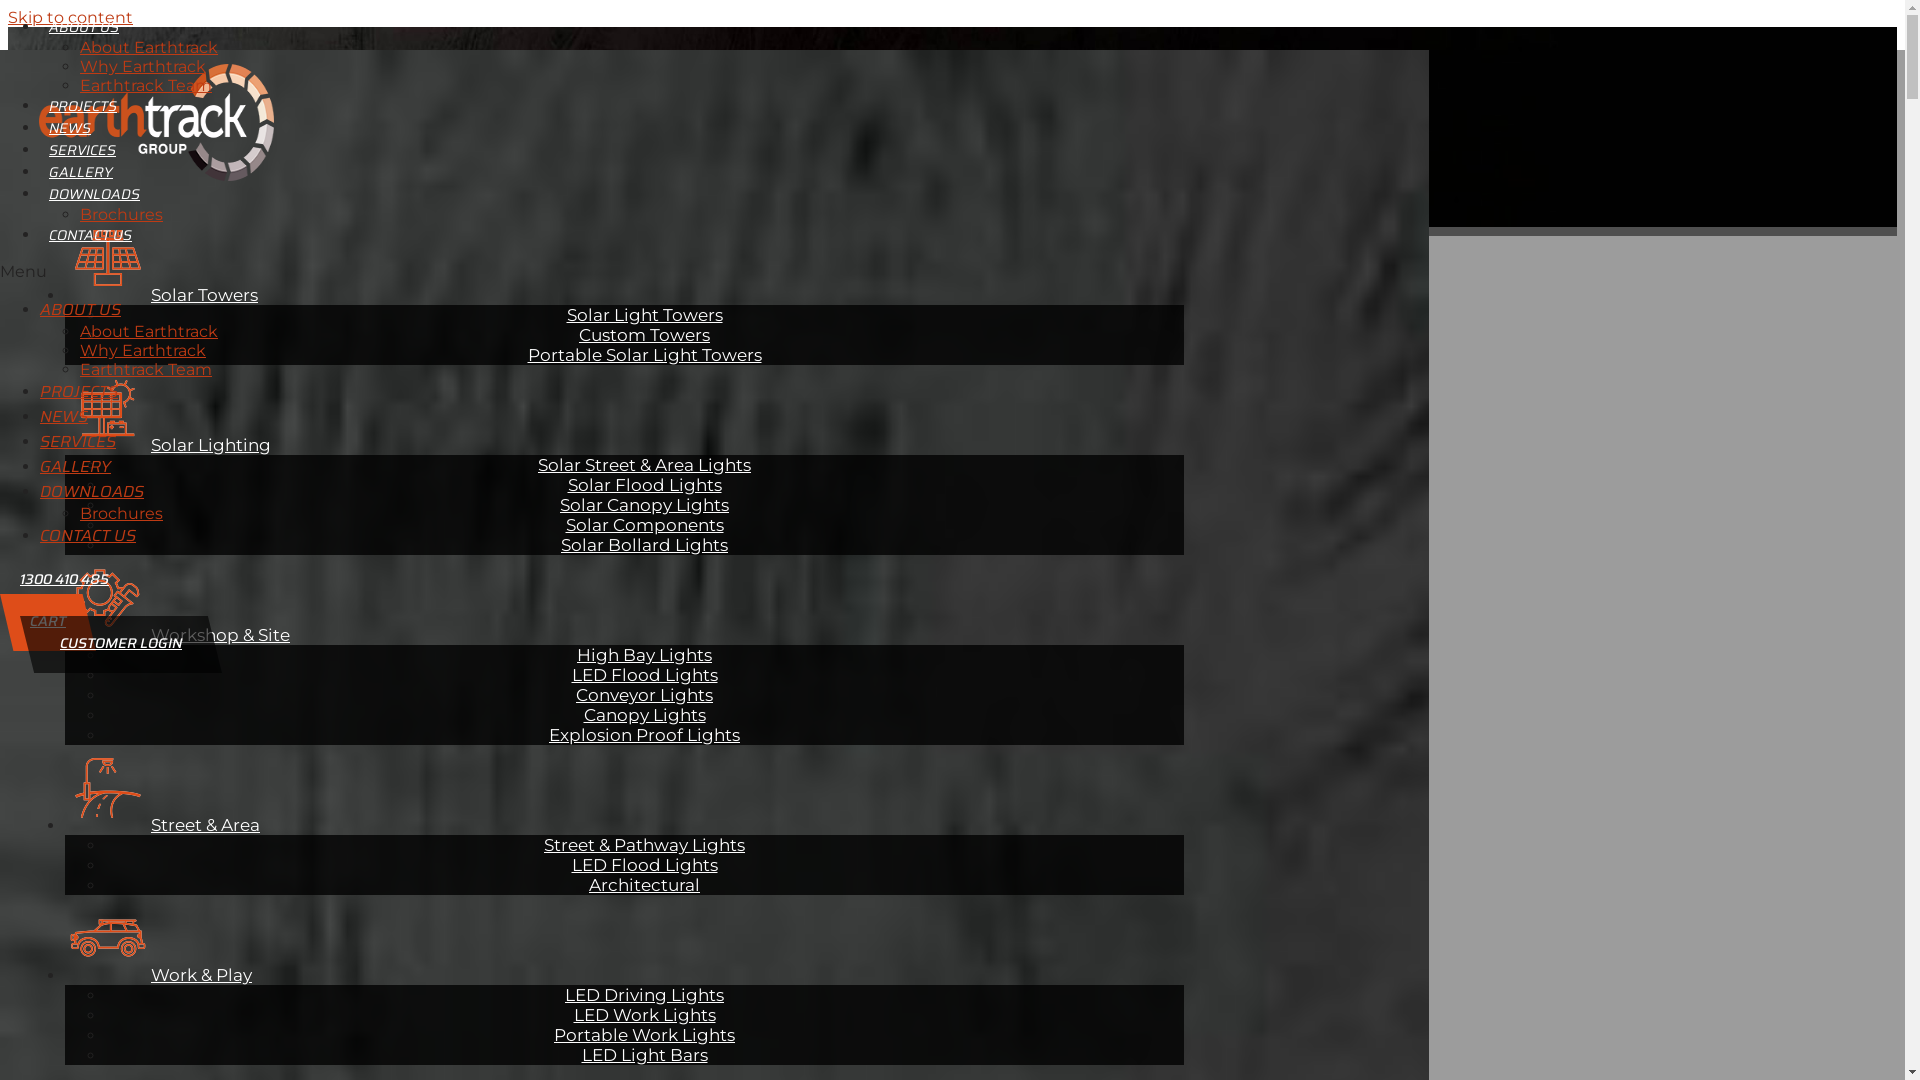 This screenshot has width=1920, height=1080. What do you see at coordinates (162, 824) in the screenshot?
I see `'Street & Area'` at bounding box center [162, 824].